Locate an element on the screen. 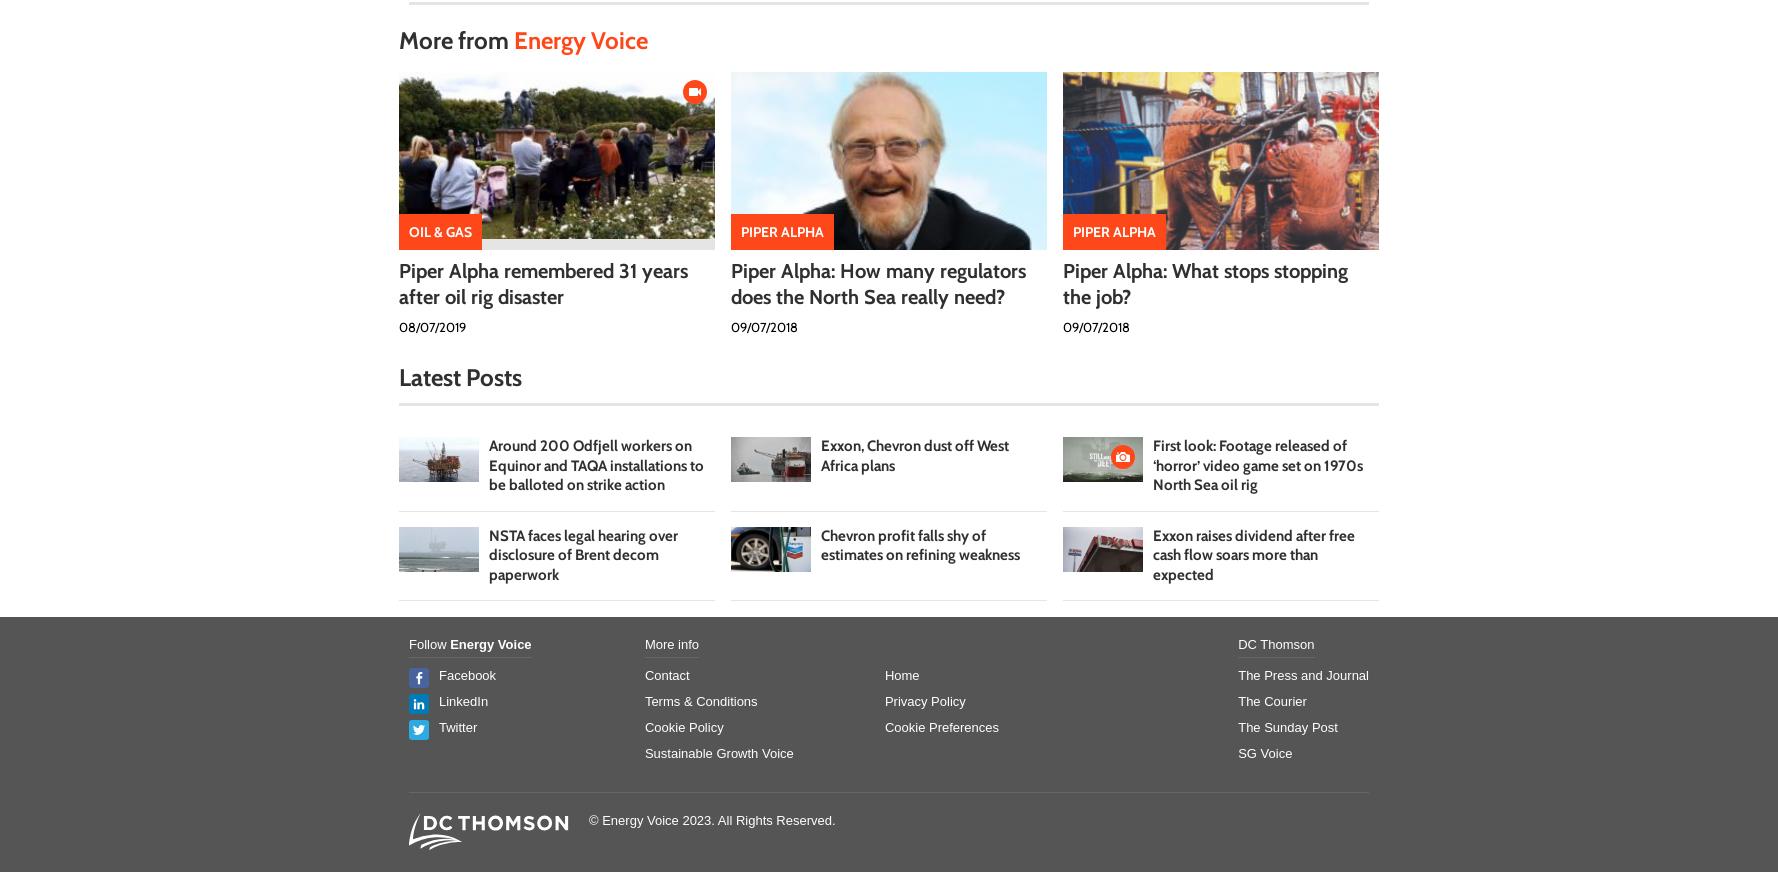 Image resolution: width=1778 pixels, height=872 pixels. 'Terms & Conditions' is located at coordinates (643, 700).